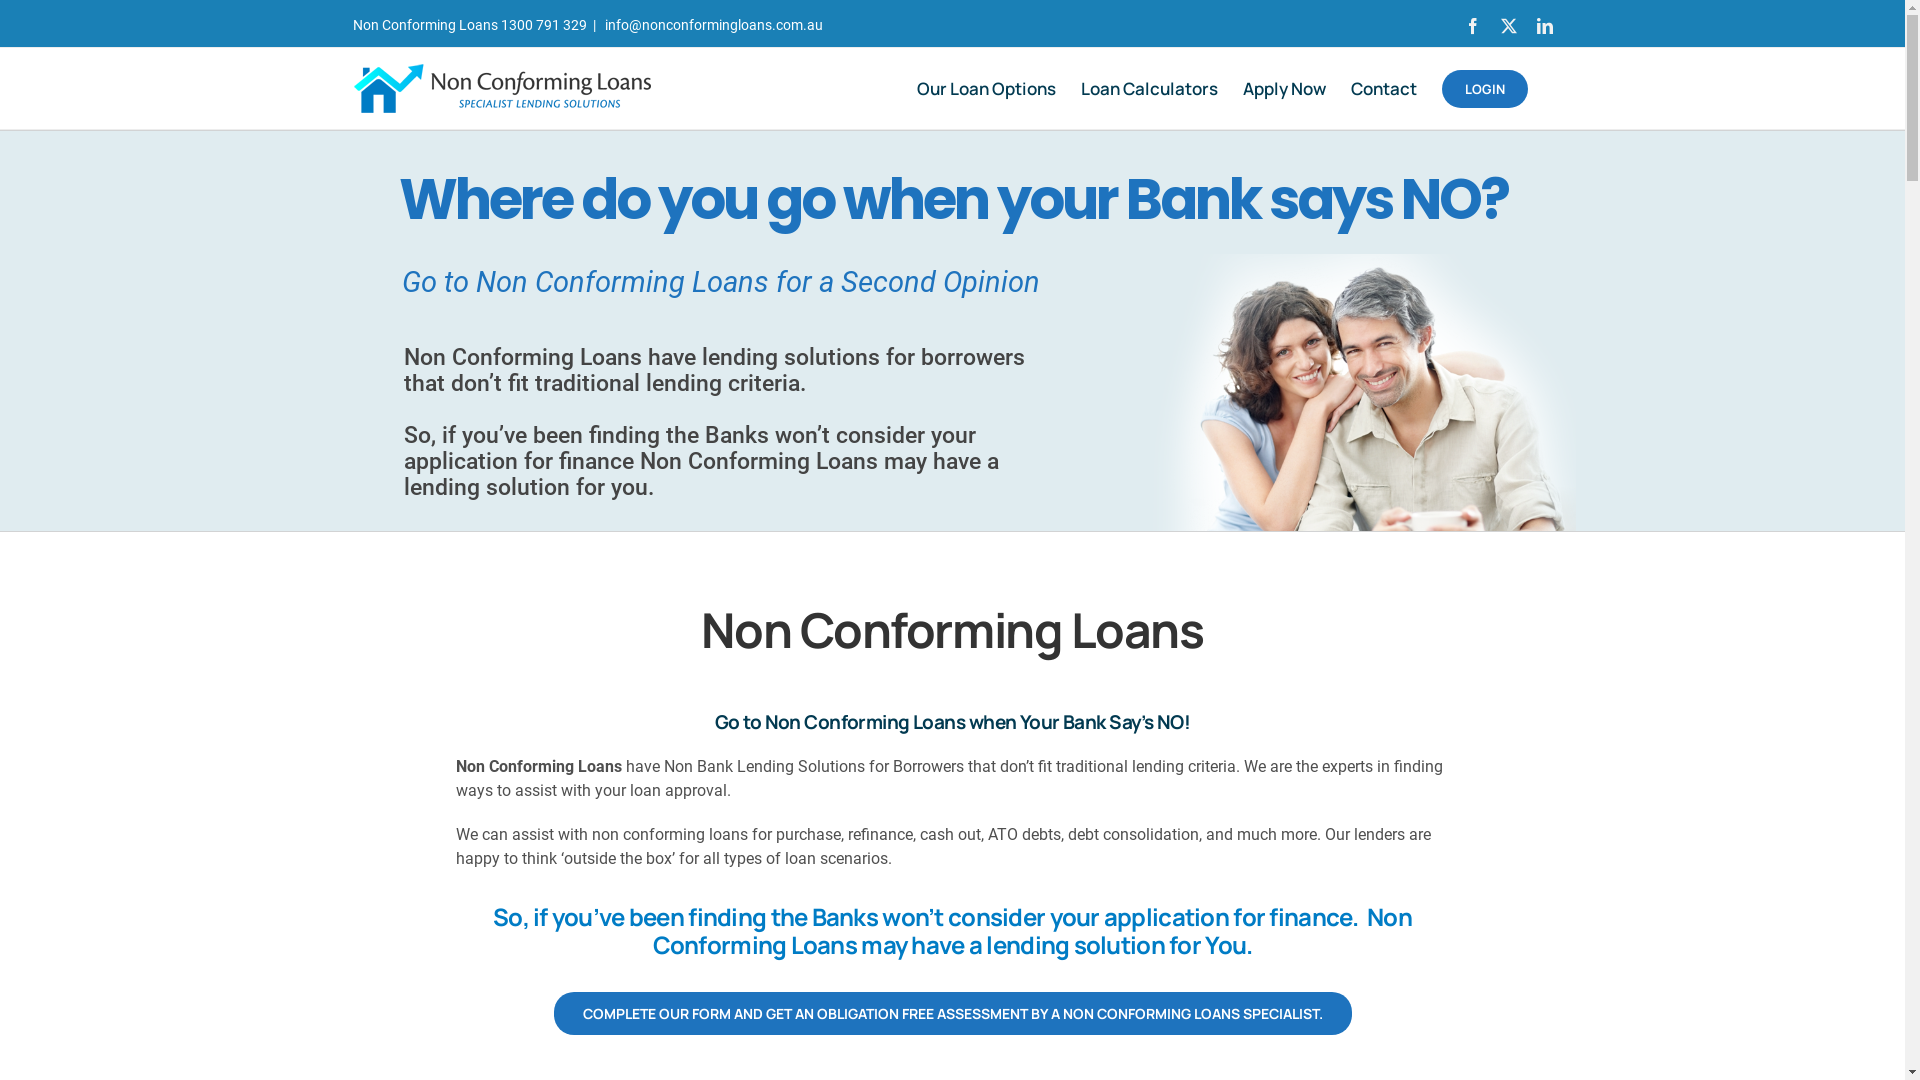  I want to click on 'Facebook', so click(1472, 26).